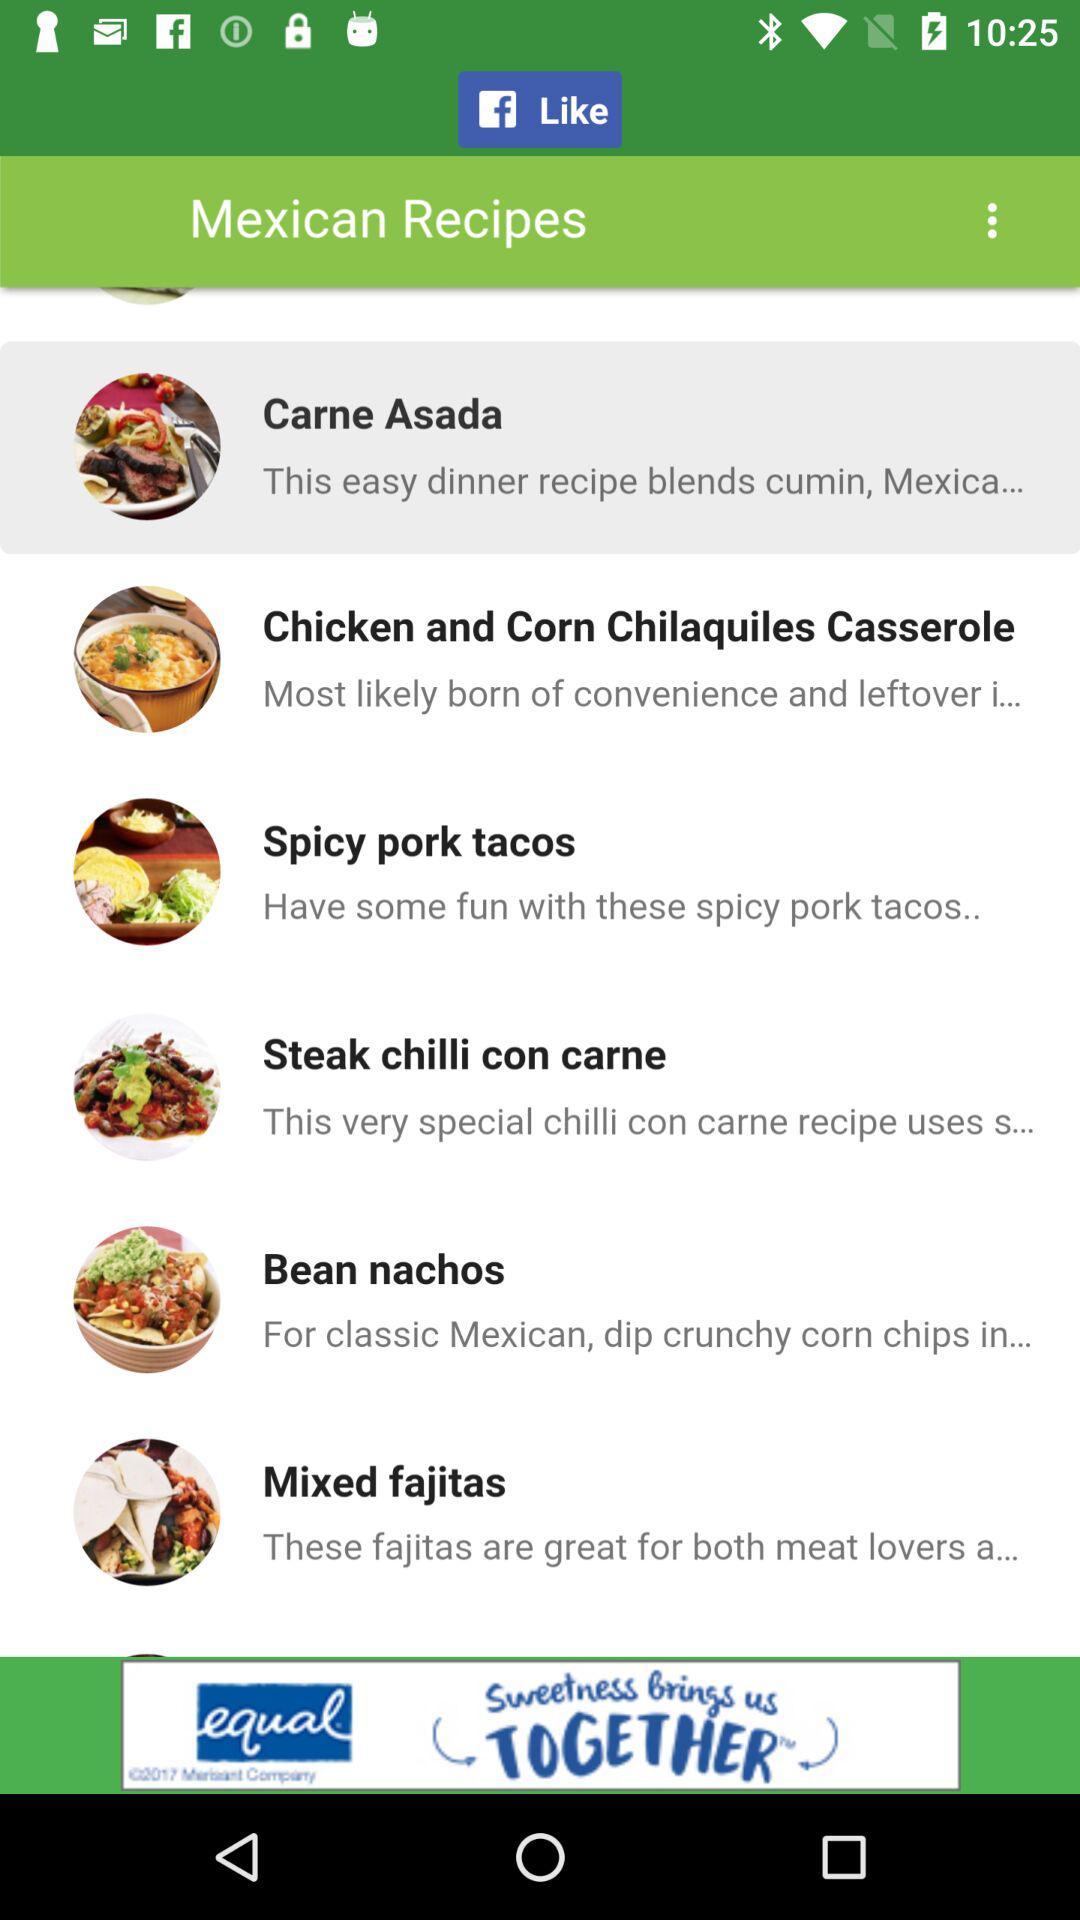  Describe the element at coordinates (540, 1724) in the screenshot. I see `get more information` at that location.